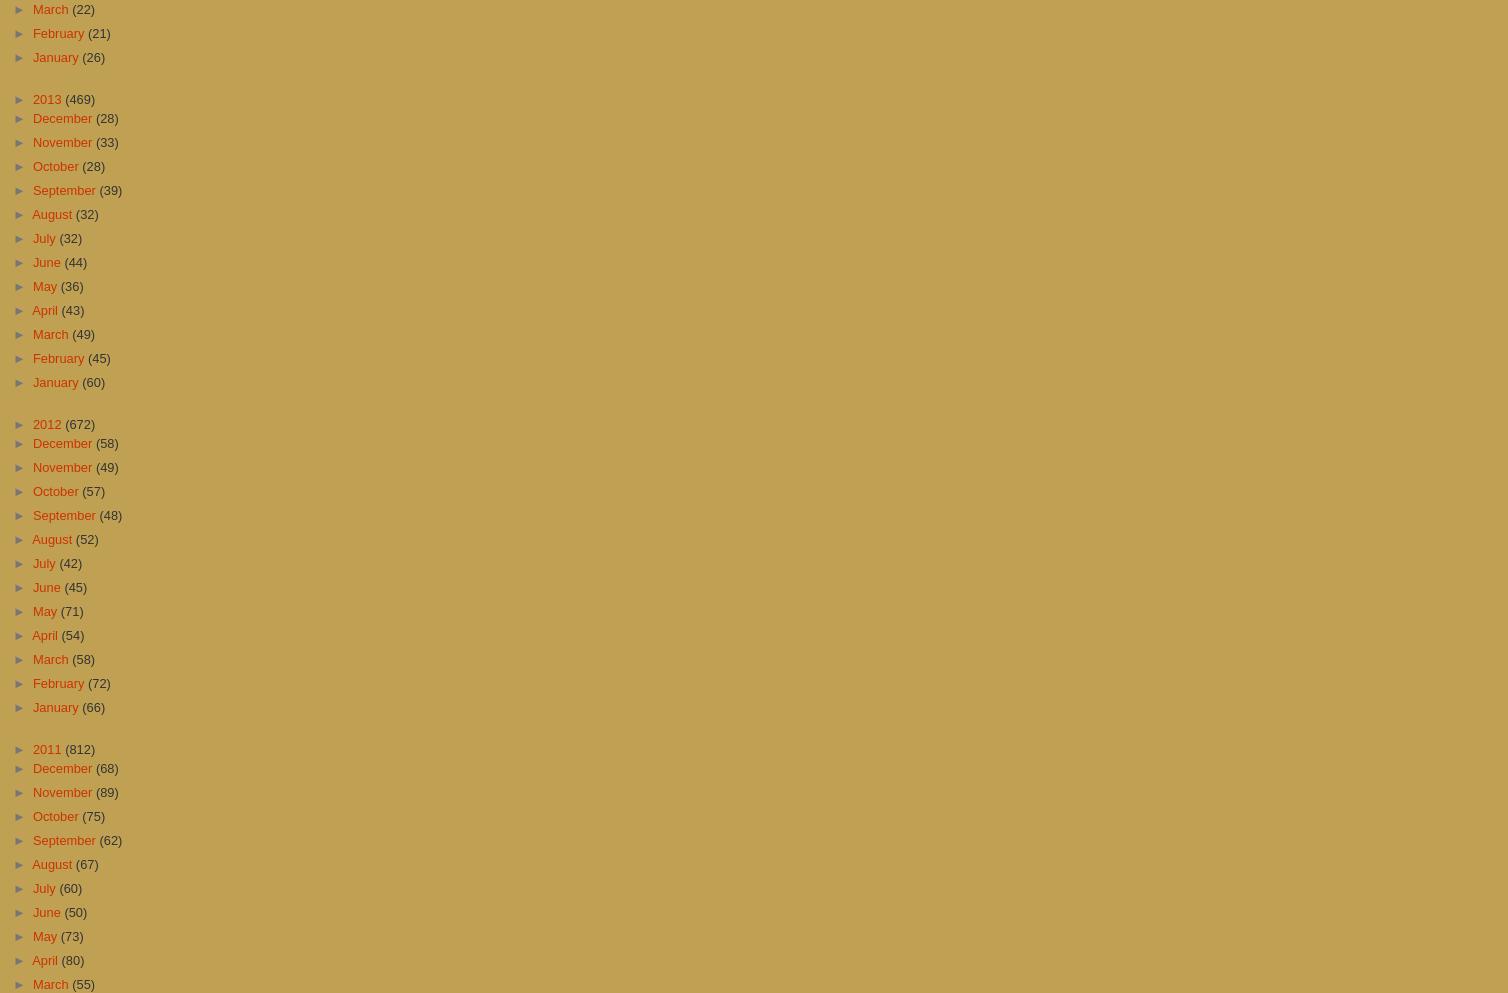 The height and width of the screenshot is (993, 1508). Describe the element at coordinates (72, 634) in the screenshot. I see `'(54)'` at that location.